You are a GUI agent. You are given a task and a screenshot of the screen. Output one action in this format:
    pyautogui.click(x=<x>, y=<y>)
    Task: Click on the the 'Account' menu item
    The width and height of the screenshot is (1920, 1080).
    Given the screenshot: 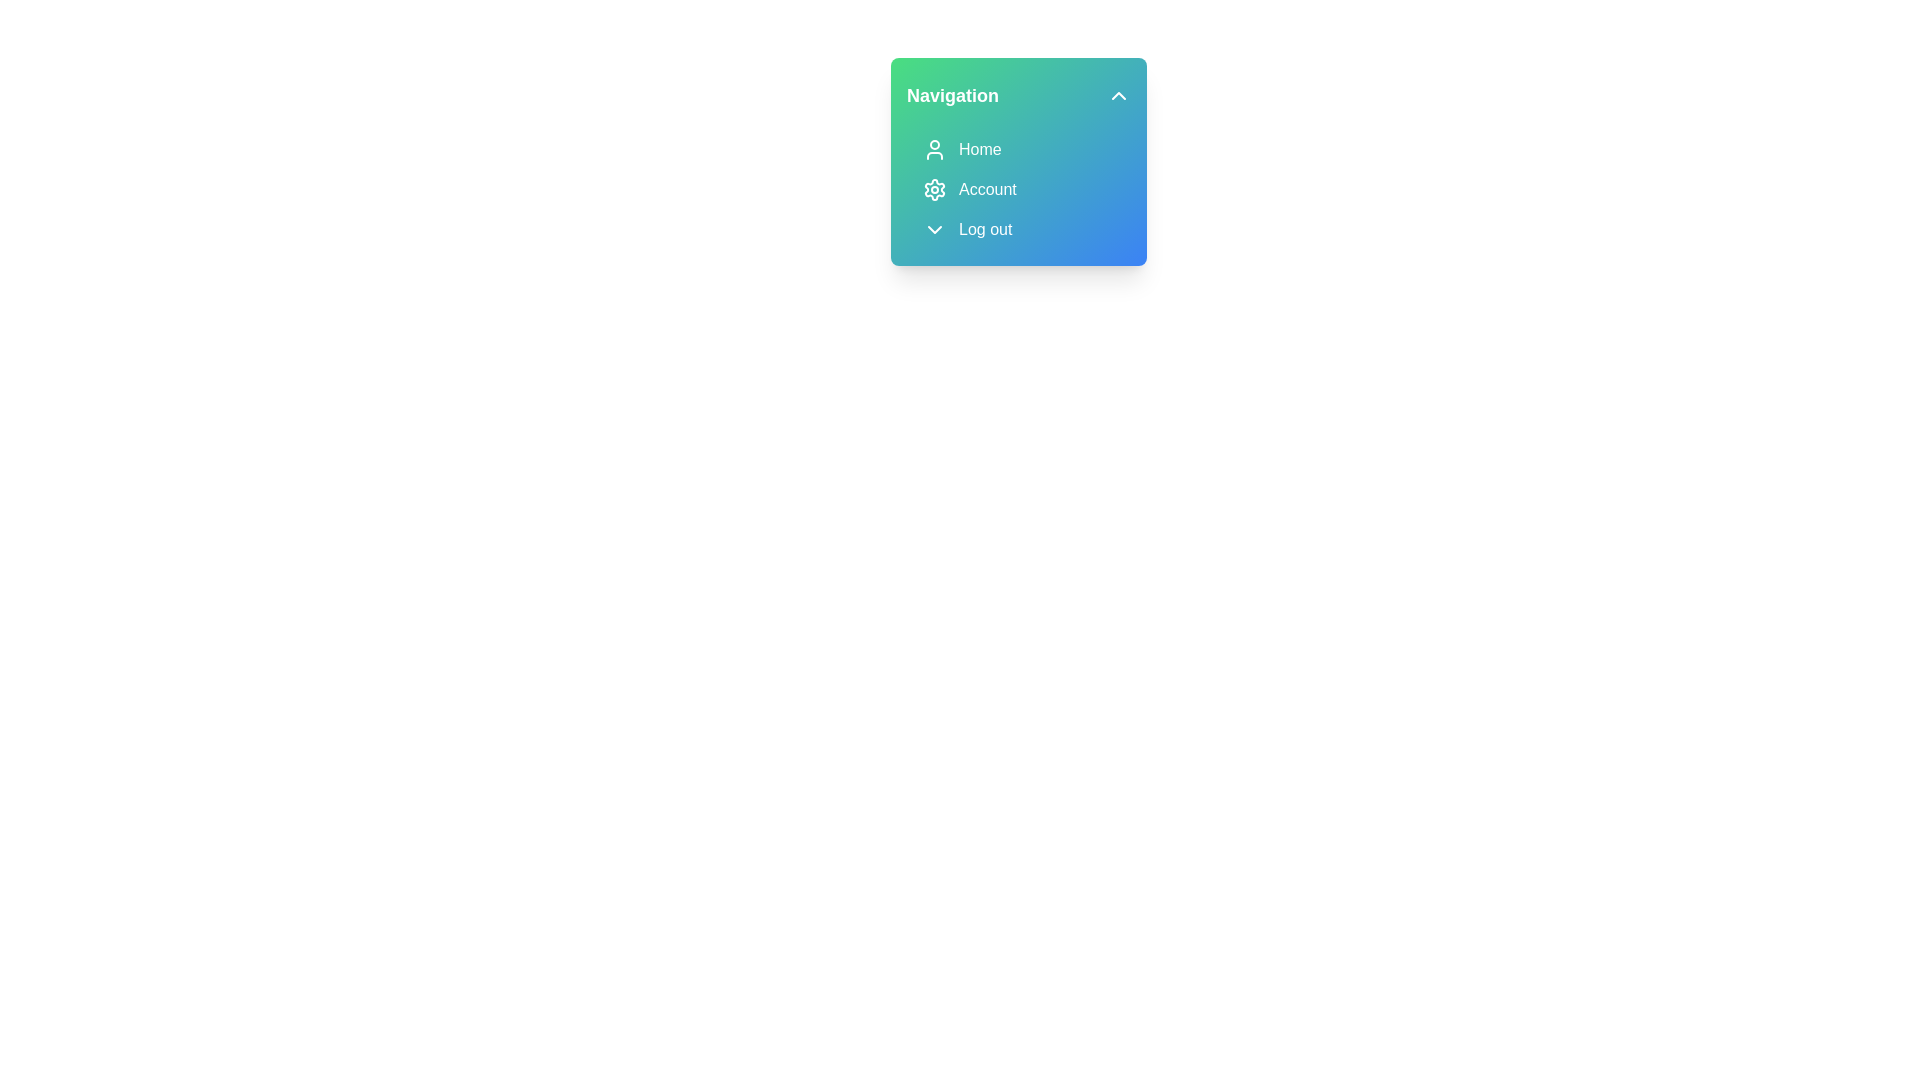 What is the action you would take?
    pyautogui.click(x=1018, y=189)
    